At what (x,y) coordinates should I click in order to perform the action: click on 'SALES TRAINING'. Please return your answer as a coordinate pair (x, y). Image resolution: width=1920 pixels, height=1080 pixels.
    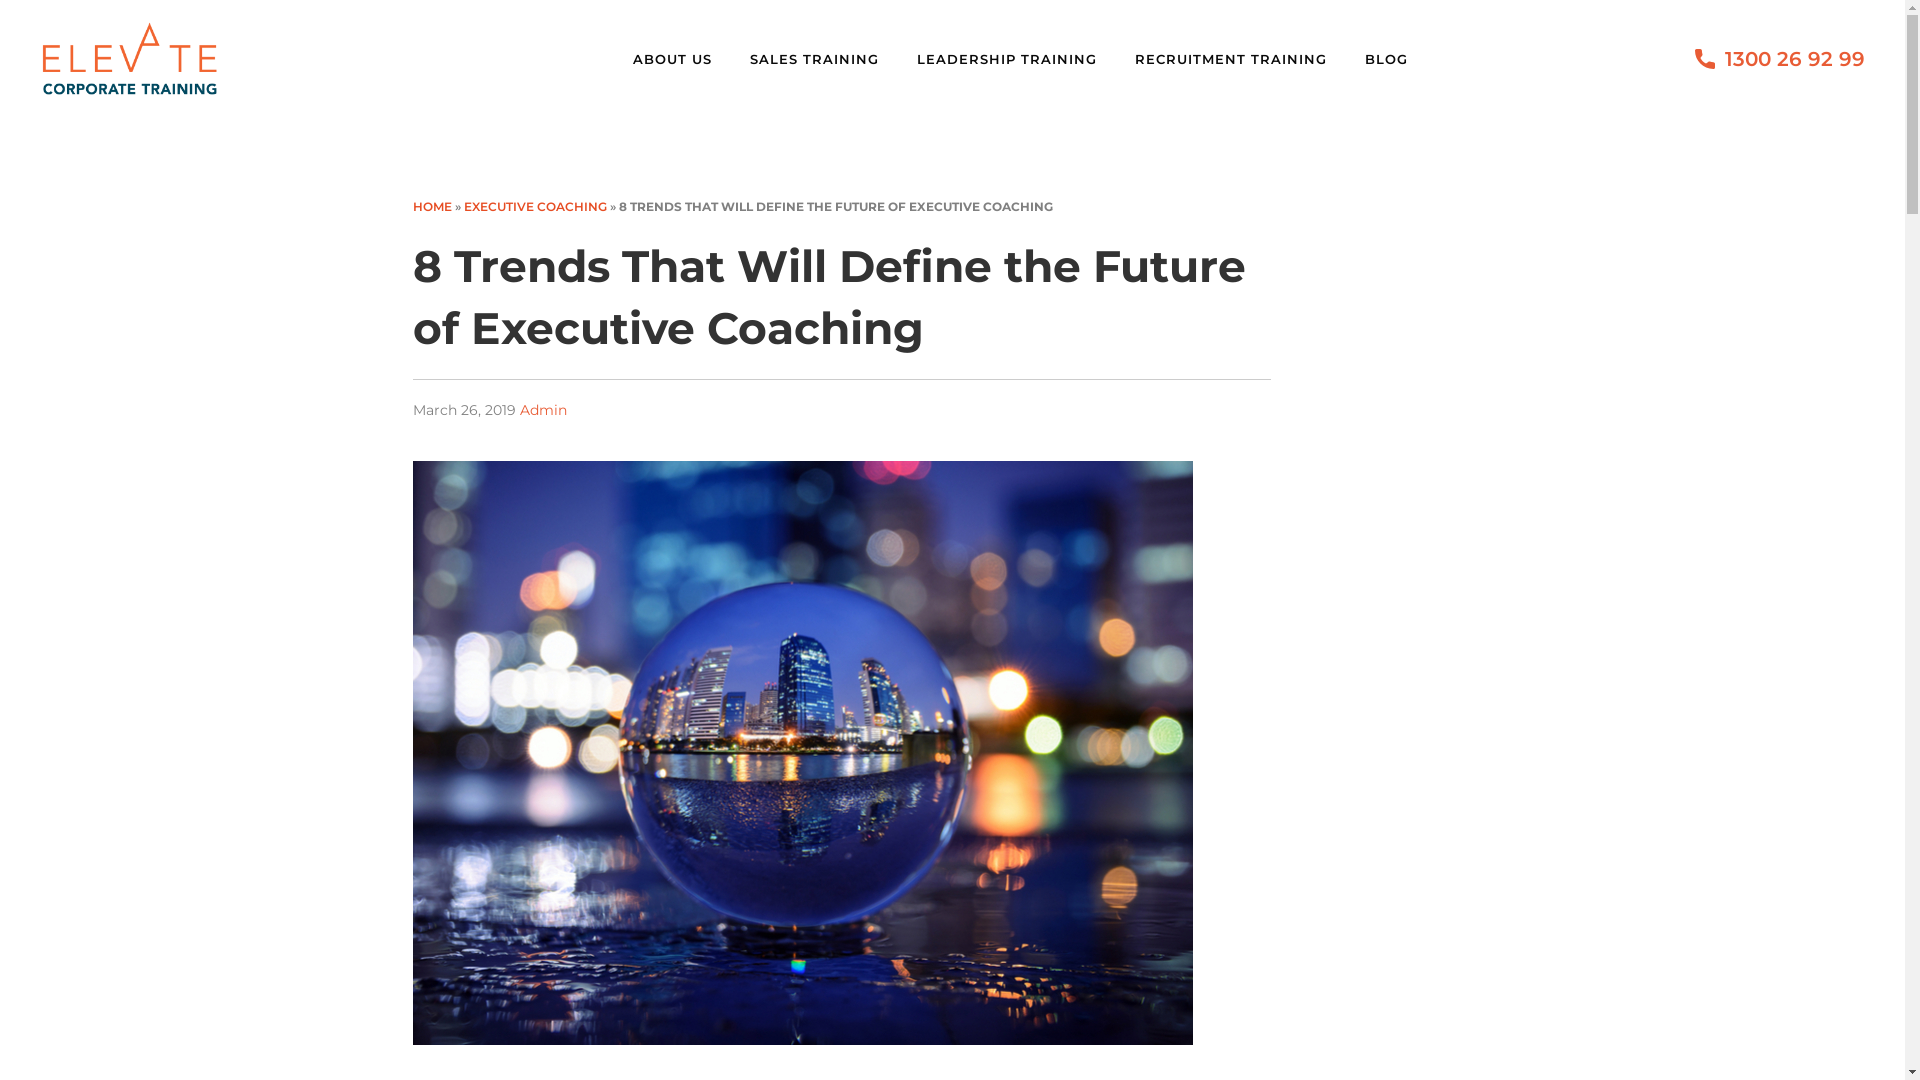
    Looking at the image, I should click on (825, 57).